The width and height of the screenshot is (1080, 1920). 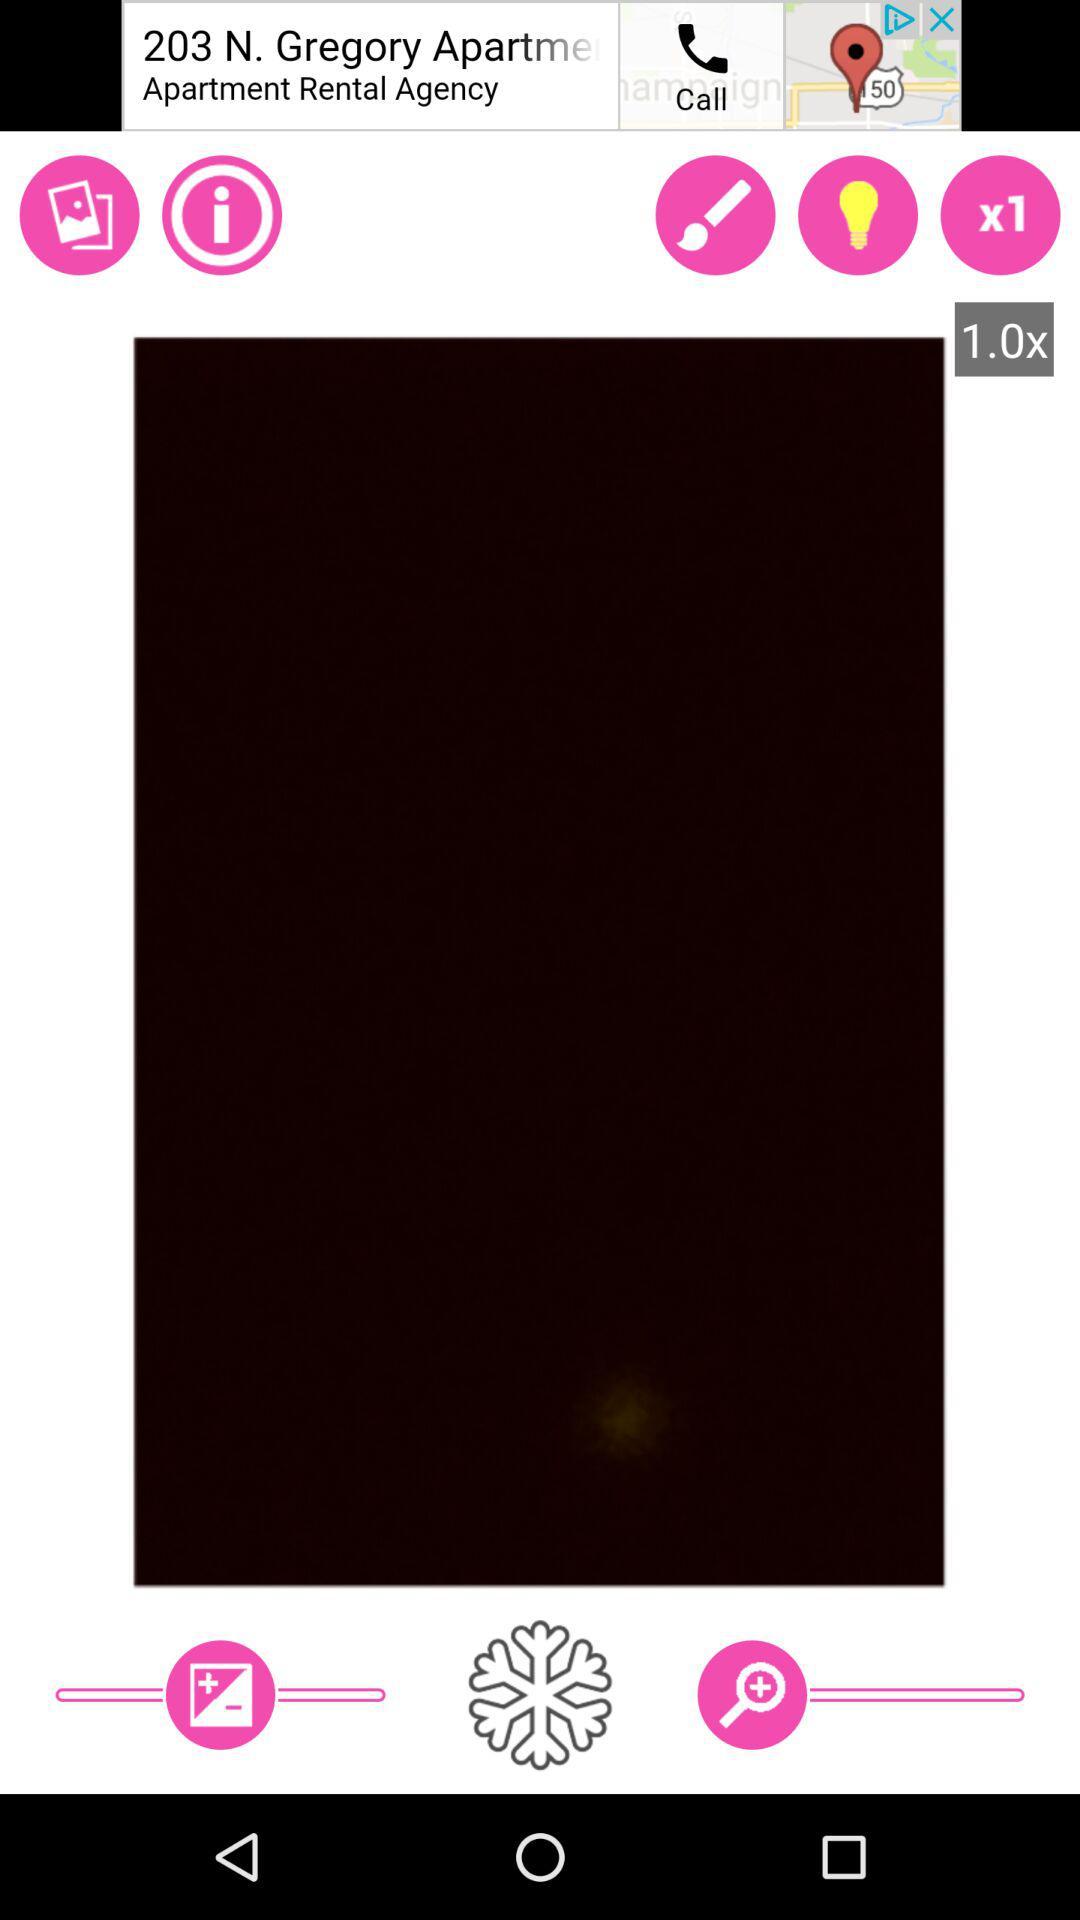 I want to click on announcement, so click(x=540, y=65).